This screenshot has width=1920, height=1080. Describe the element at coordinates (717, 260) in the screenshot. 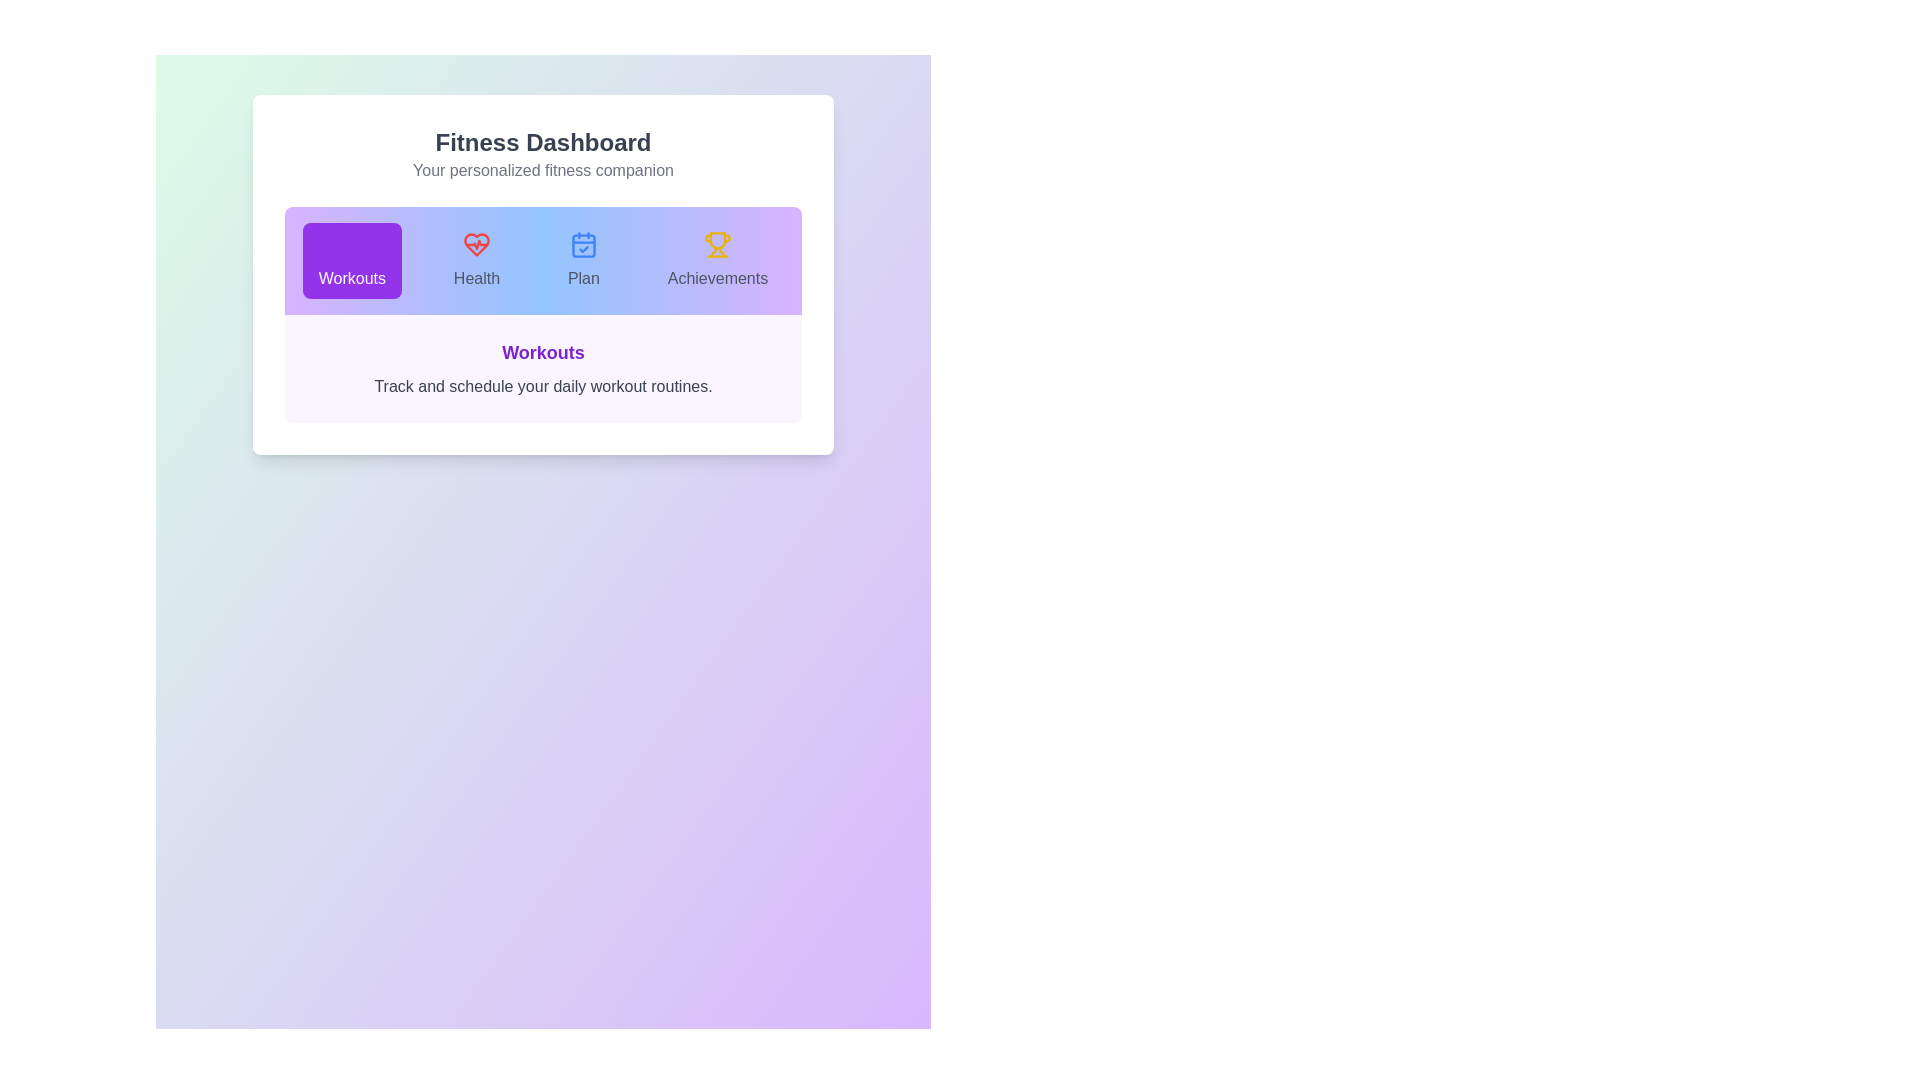

I see `the 'Achievements' tab to select it` at that location.